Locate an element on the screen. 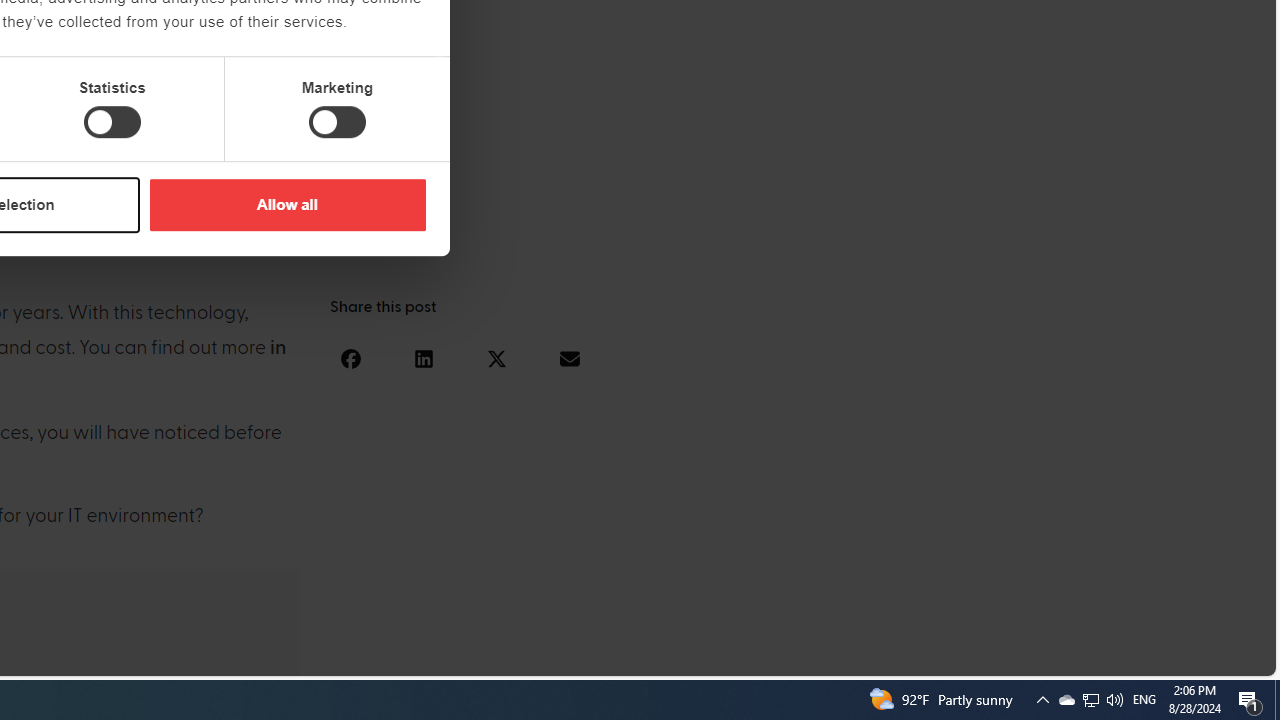 The height and width of the screenshot is (720, 1280). 'Share on linkedin' is located at coordinates (422, 357).